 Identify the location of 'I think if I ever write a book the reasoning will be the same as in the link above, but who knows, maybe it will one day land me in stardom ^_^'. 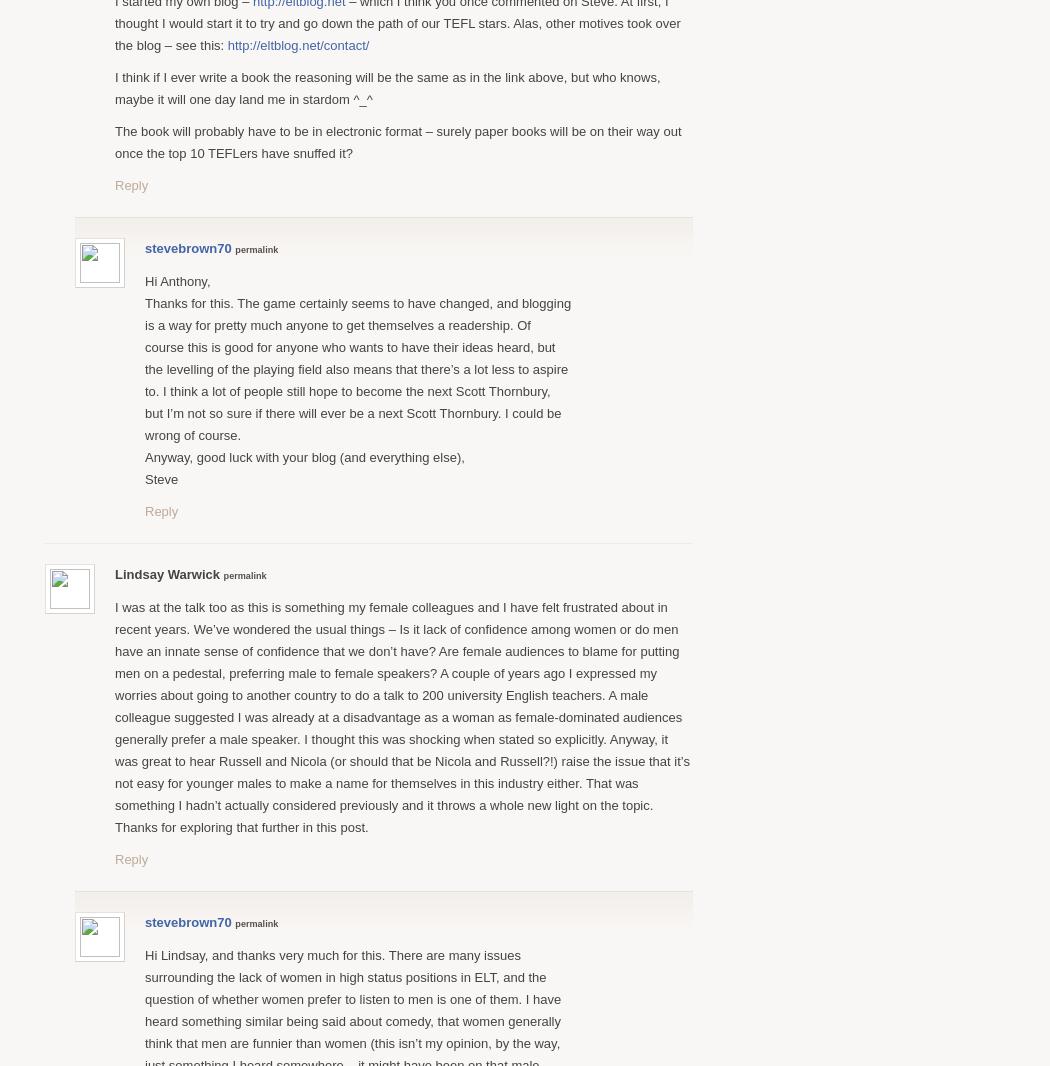
(387, 86).